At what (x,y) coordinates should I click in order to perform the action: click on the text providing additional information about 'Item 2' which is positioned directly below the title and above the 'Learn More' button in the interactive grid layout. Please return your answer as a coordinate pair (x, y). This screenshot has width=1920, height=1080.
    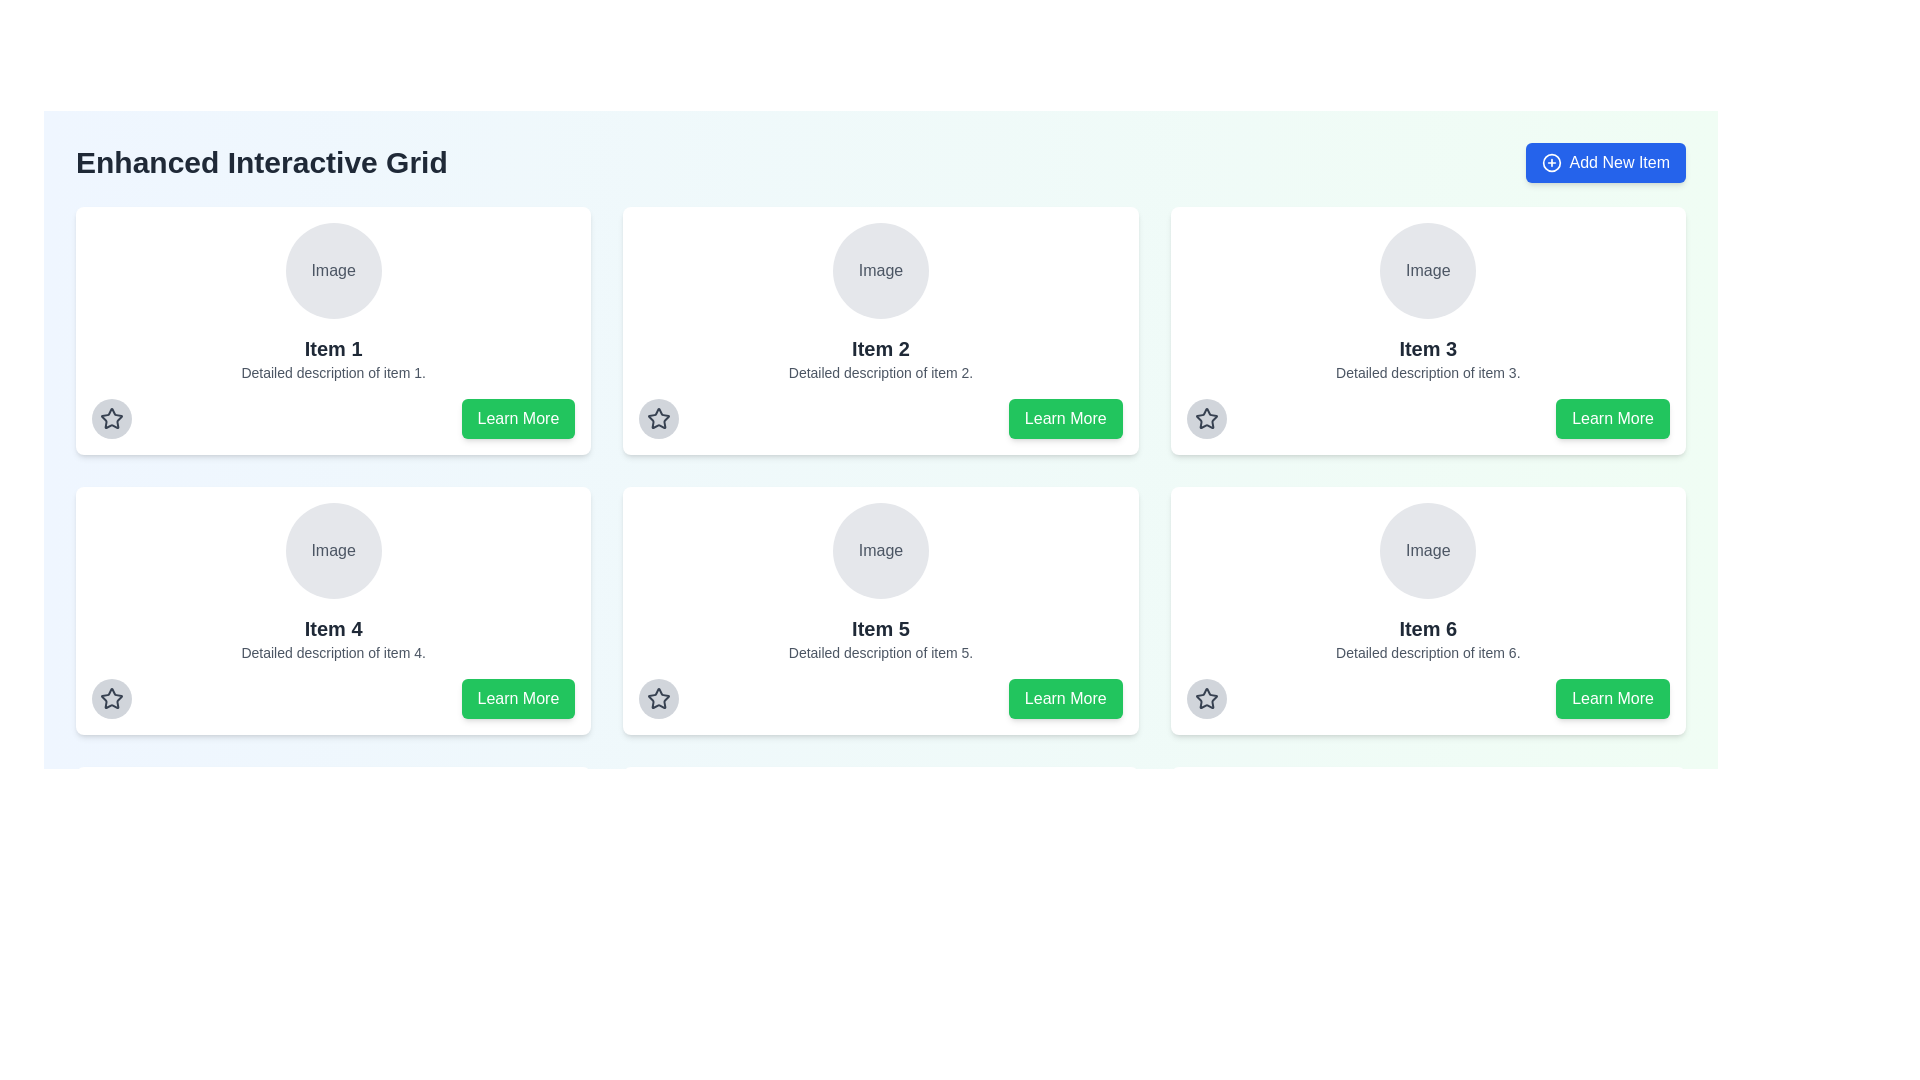
    Looking at the image, I should click on (880, 373).